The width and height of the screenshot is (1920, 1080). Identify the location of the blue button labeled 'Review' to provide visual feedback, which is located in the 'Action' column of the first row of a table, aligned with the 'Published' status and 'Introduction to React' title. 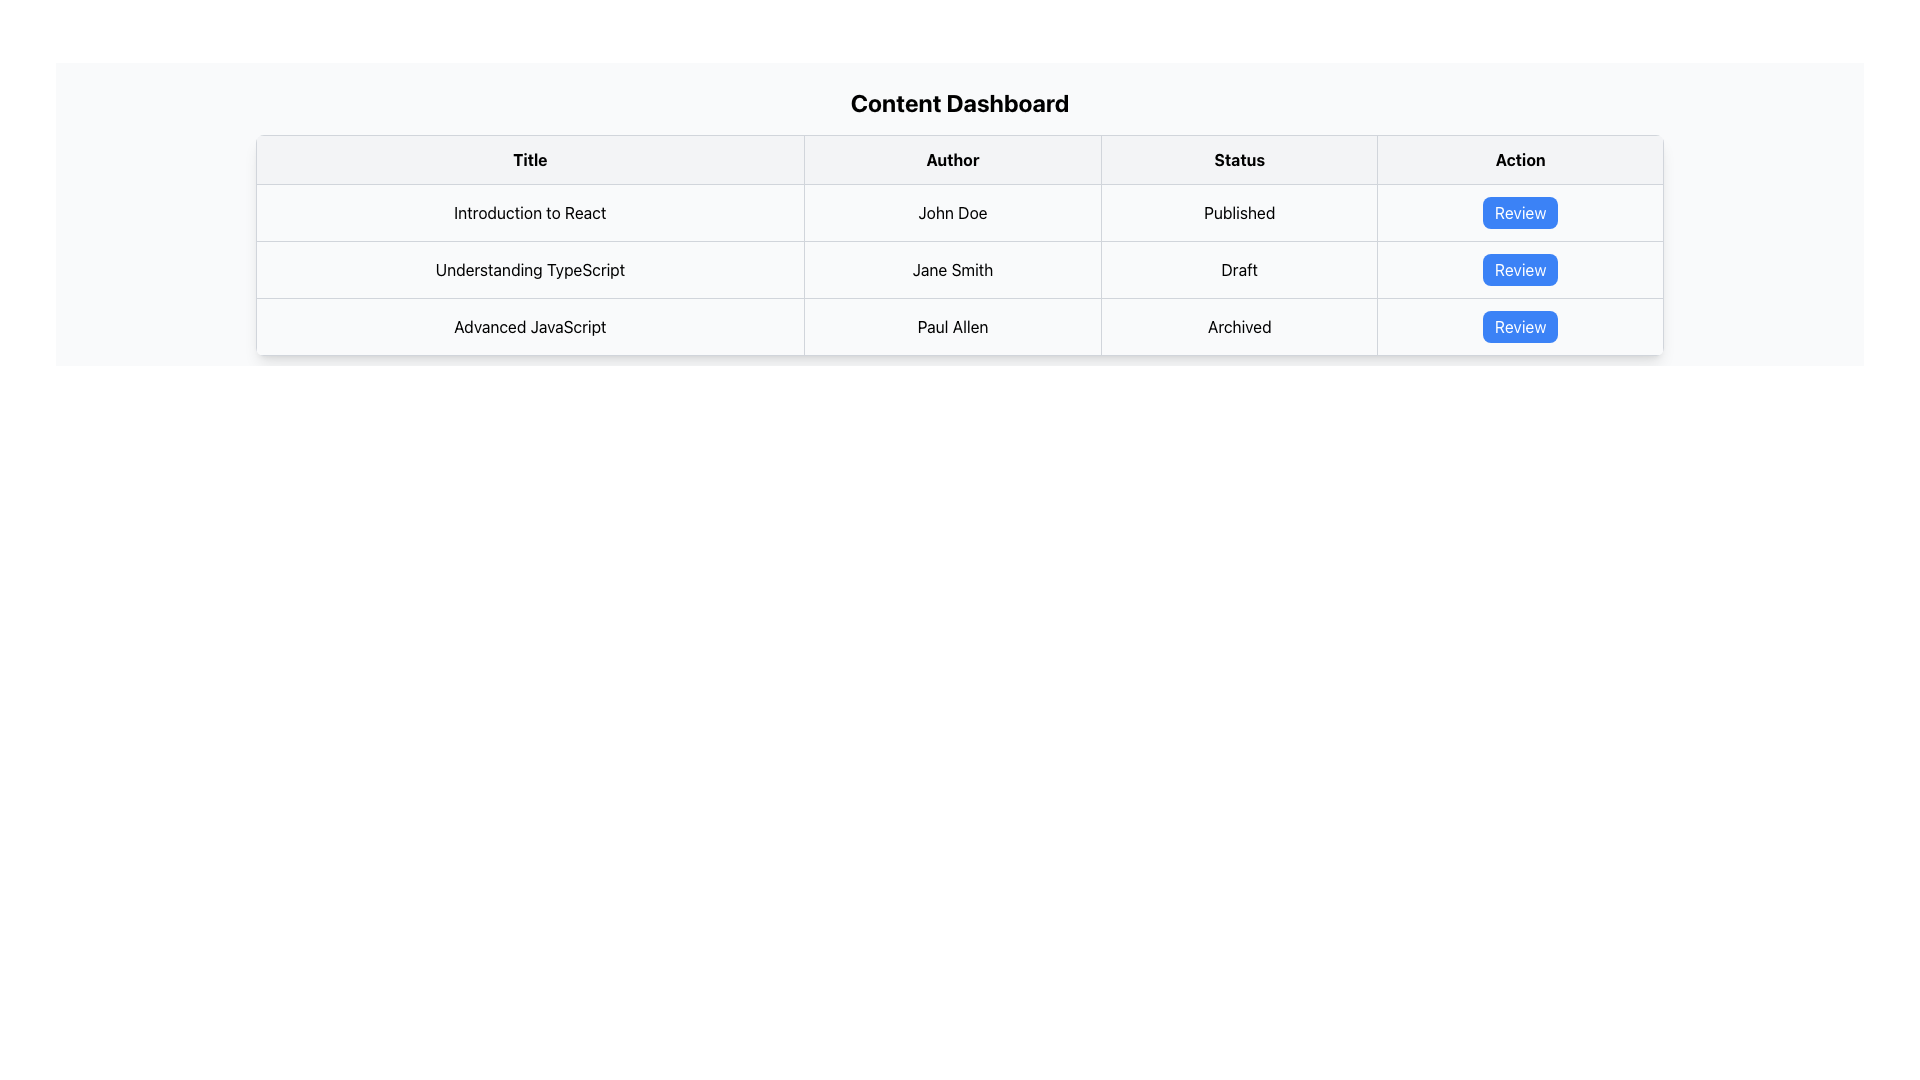
(1520, 212).